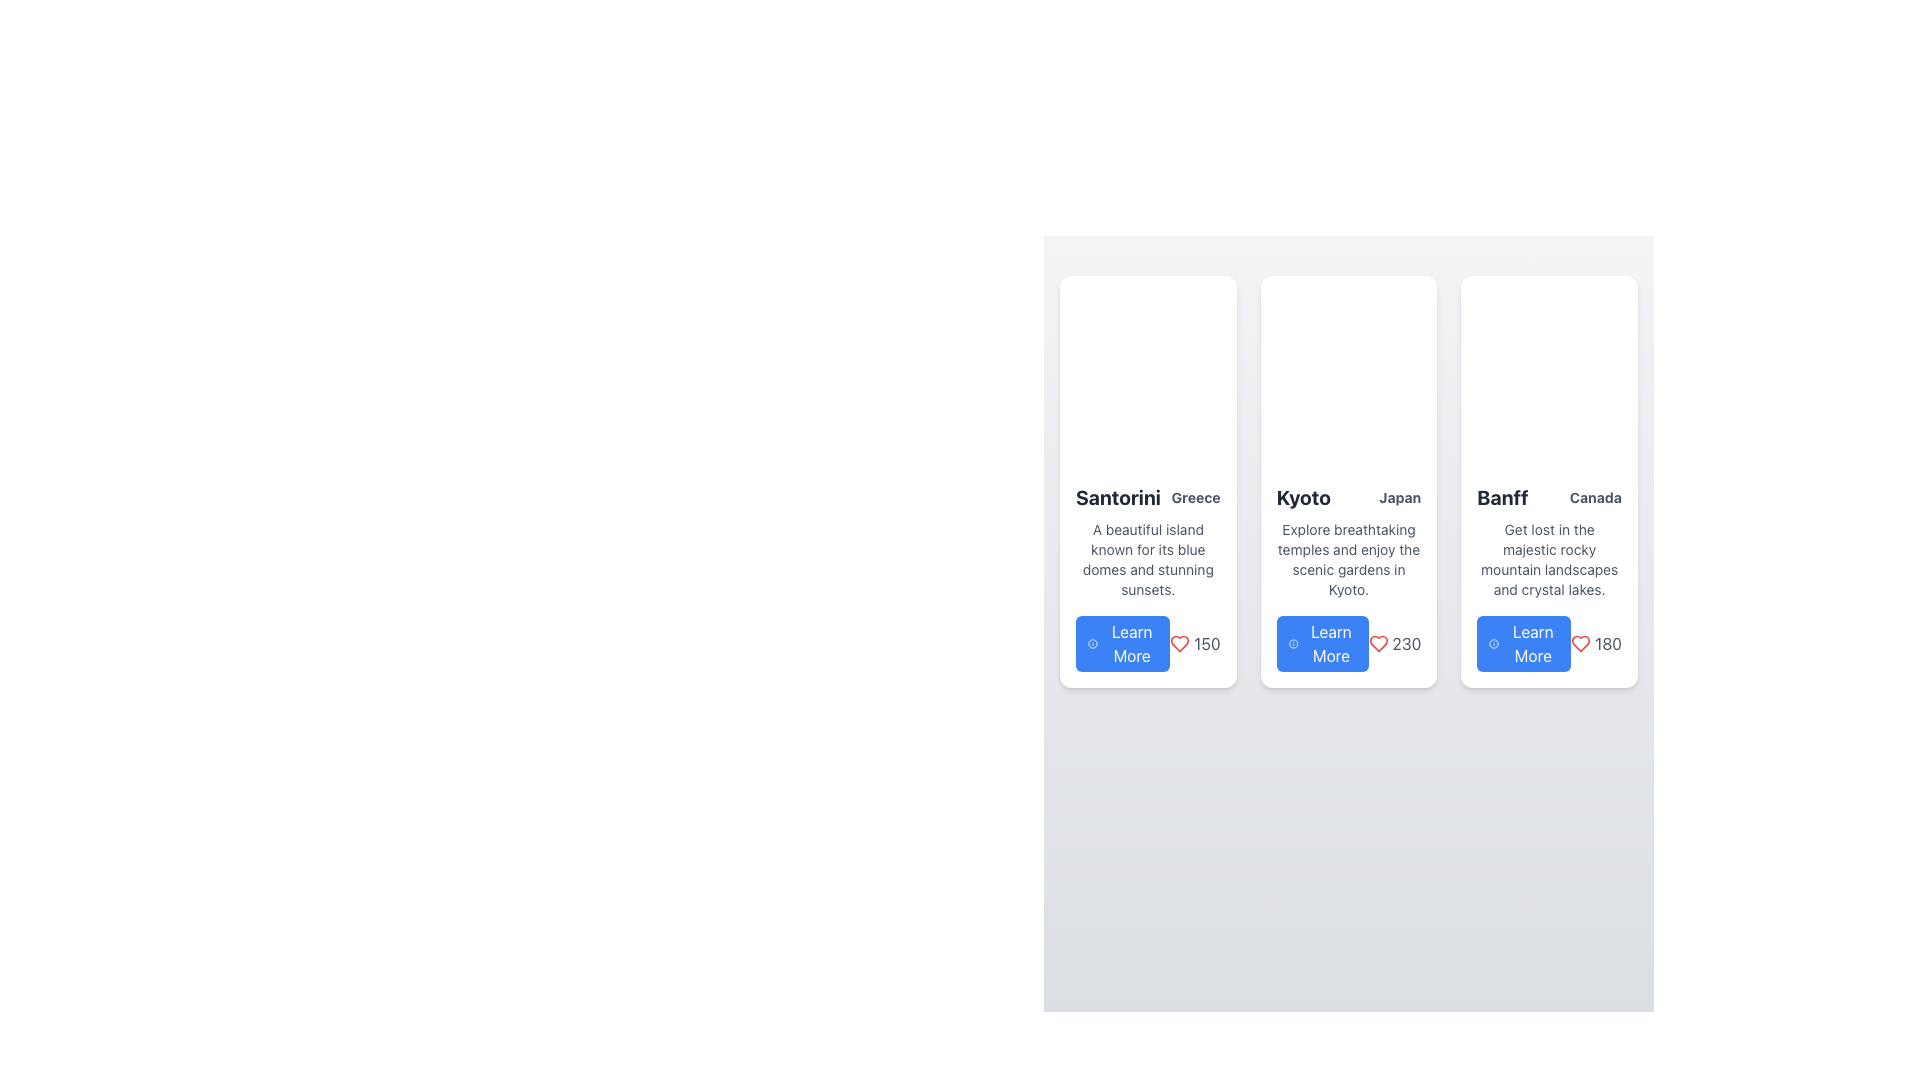  What do you see at coordinates (1148, 496) in the screenshot?
I see `the Text Display element containing the bold text 'Santorini' and the subdued text 'Greece', located at the upper part of the first tile in the grid layout` at bounding box center [1148, 496].